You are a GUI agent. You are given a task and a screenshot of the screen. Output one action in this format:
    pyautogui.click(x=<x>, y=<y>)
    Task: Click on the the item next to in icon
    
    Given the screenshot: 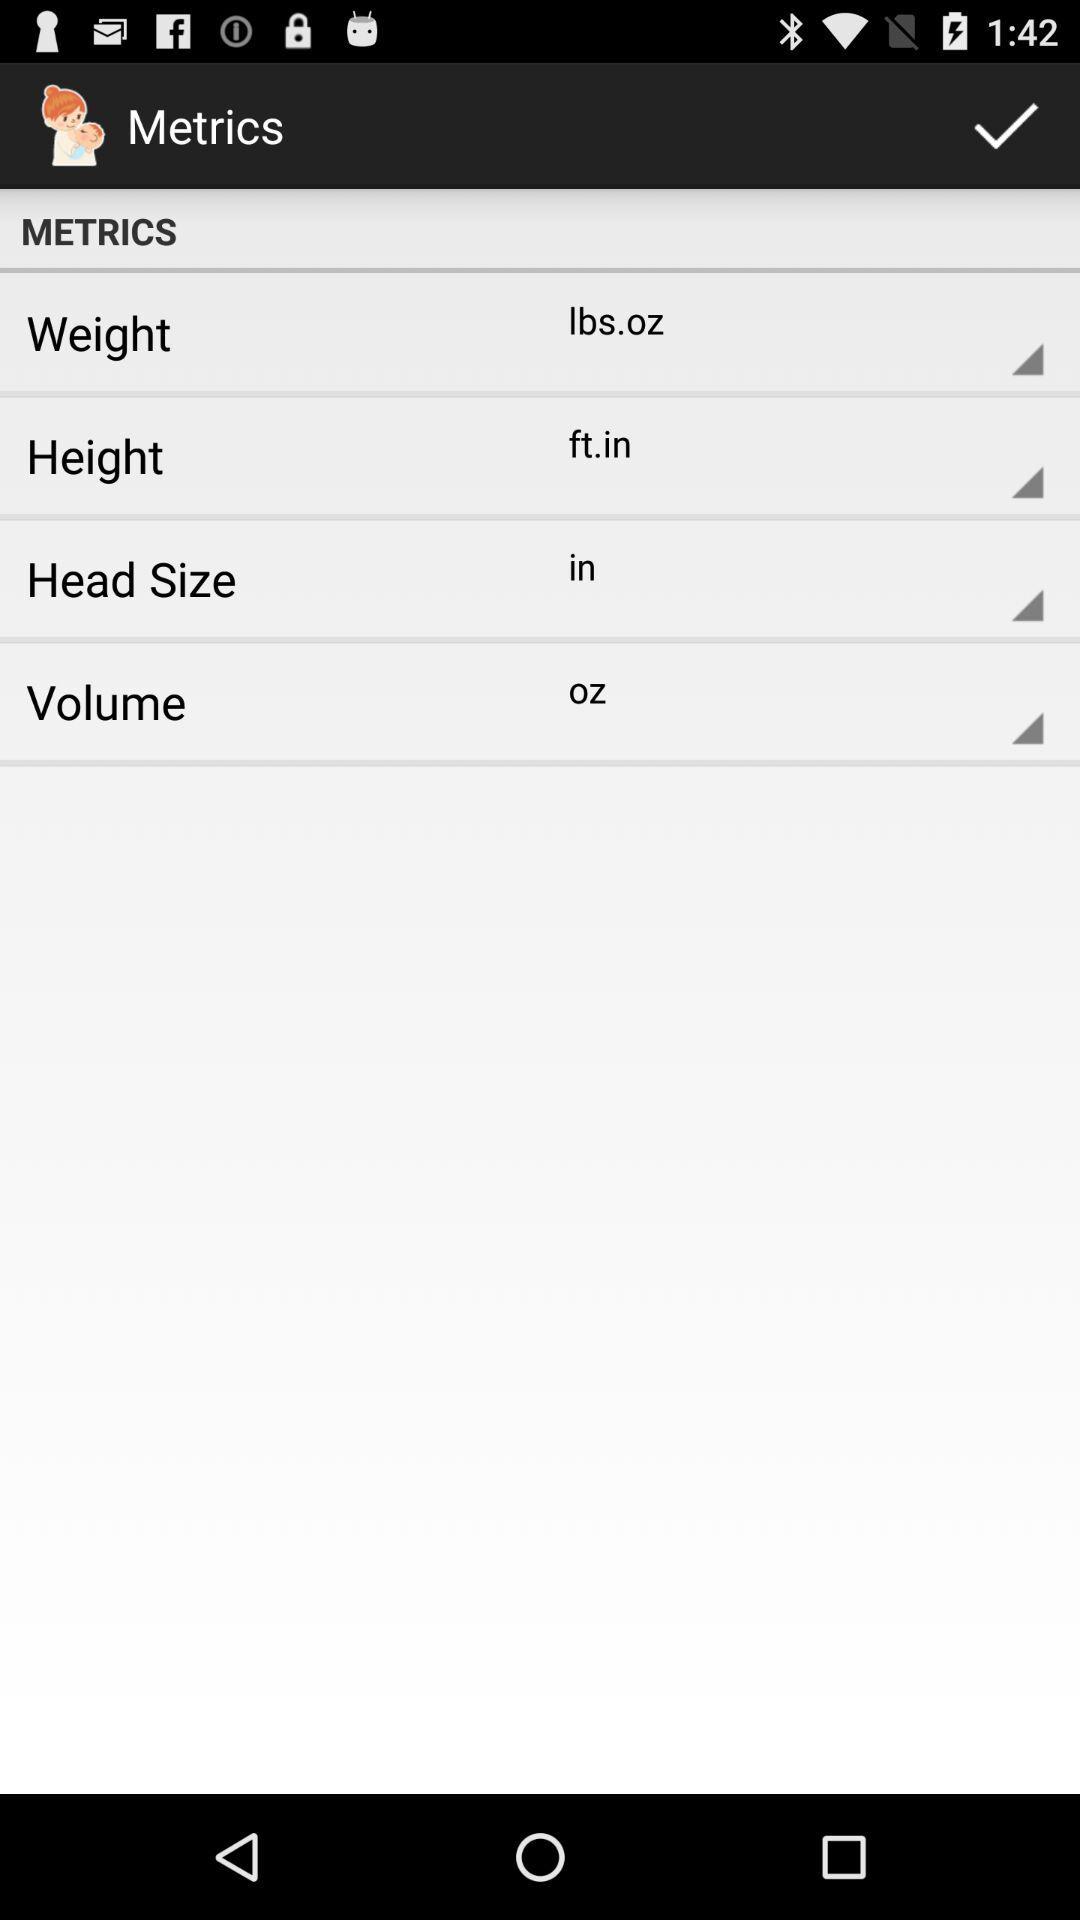 What is the action you would take?
    pyautogui.click(x=262, y=577)
    